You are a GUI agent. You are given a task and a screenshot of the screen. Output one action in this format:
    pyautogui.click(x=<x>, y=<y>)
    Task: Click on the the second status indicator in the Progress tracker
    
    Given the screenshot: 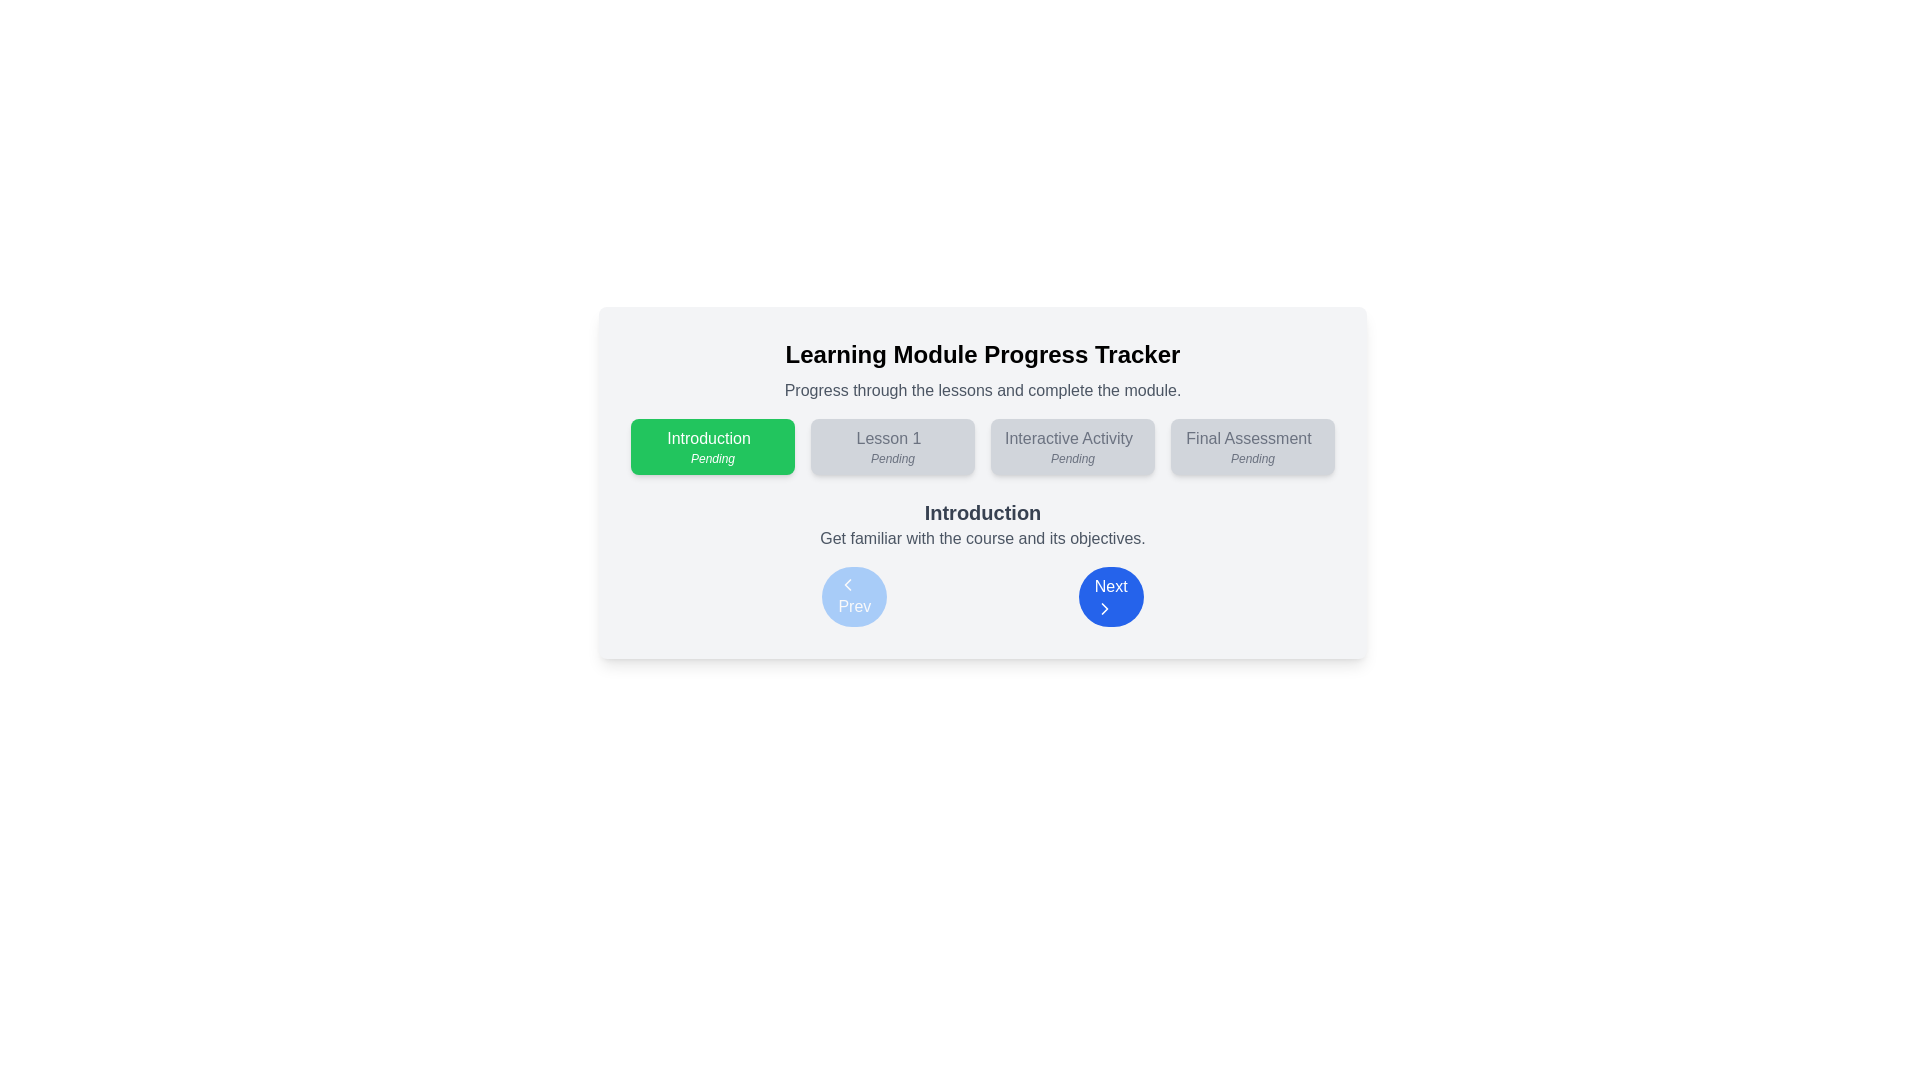 What is the action you would take?
    pyautogui.click(x=983, y=446)
    